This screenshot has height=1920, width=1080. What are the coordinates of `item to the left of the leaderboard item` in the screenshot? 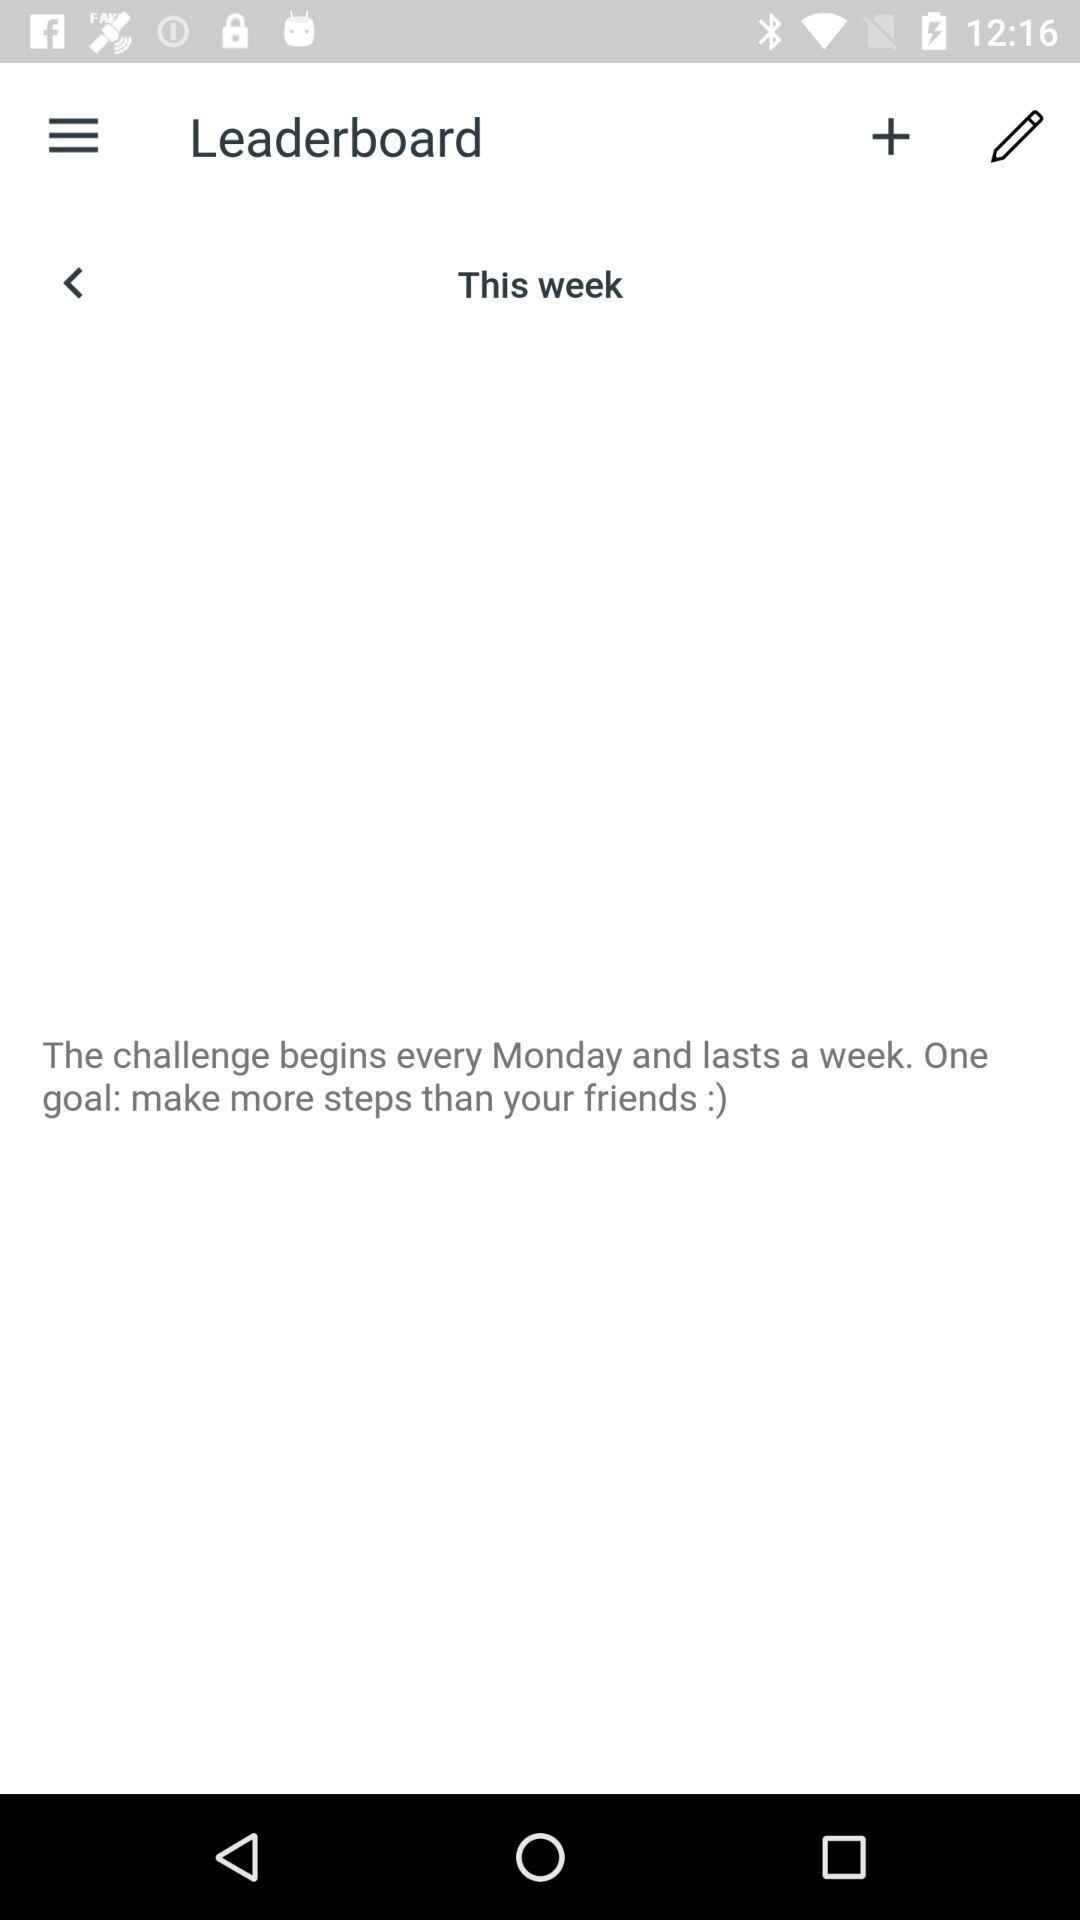 It's located at (72, 135).